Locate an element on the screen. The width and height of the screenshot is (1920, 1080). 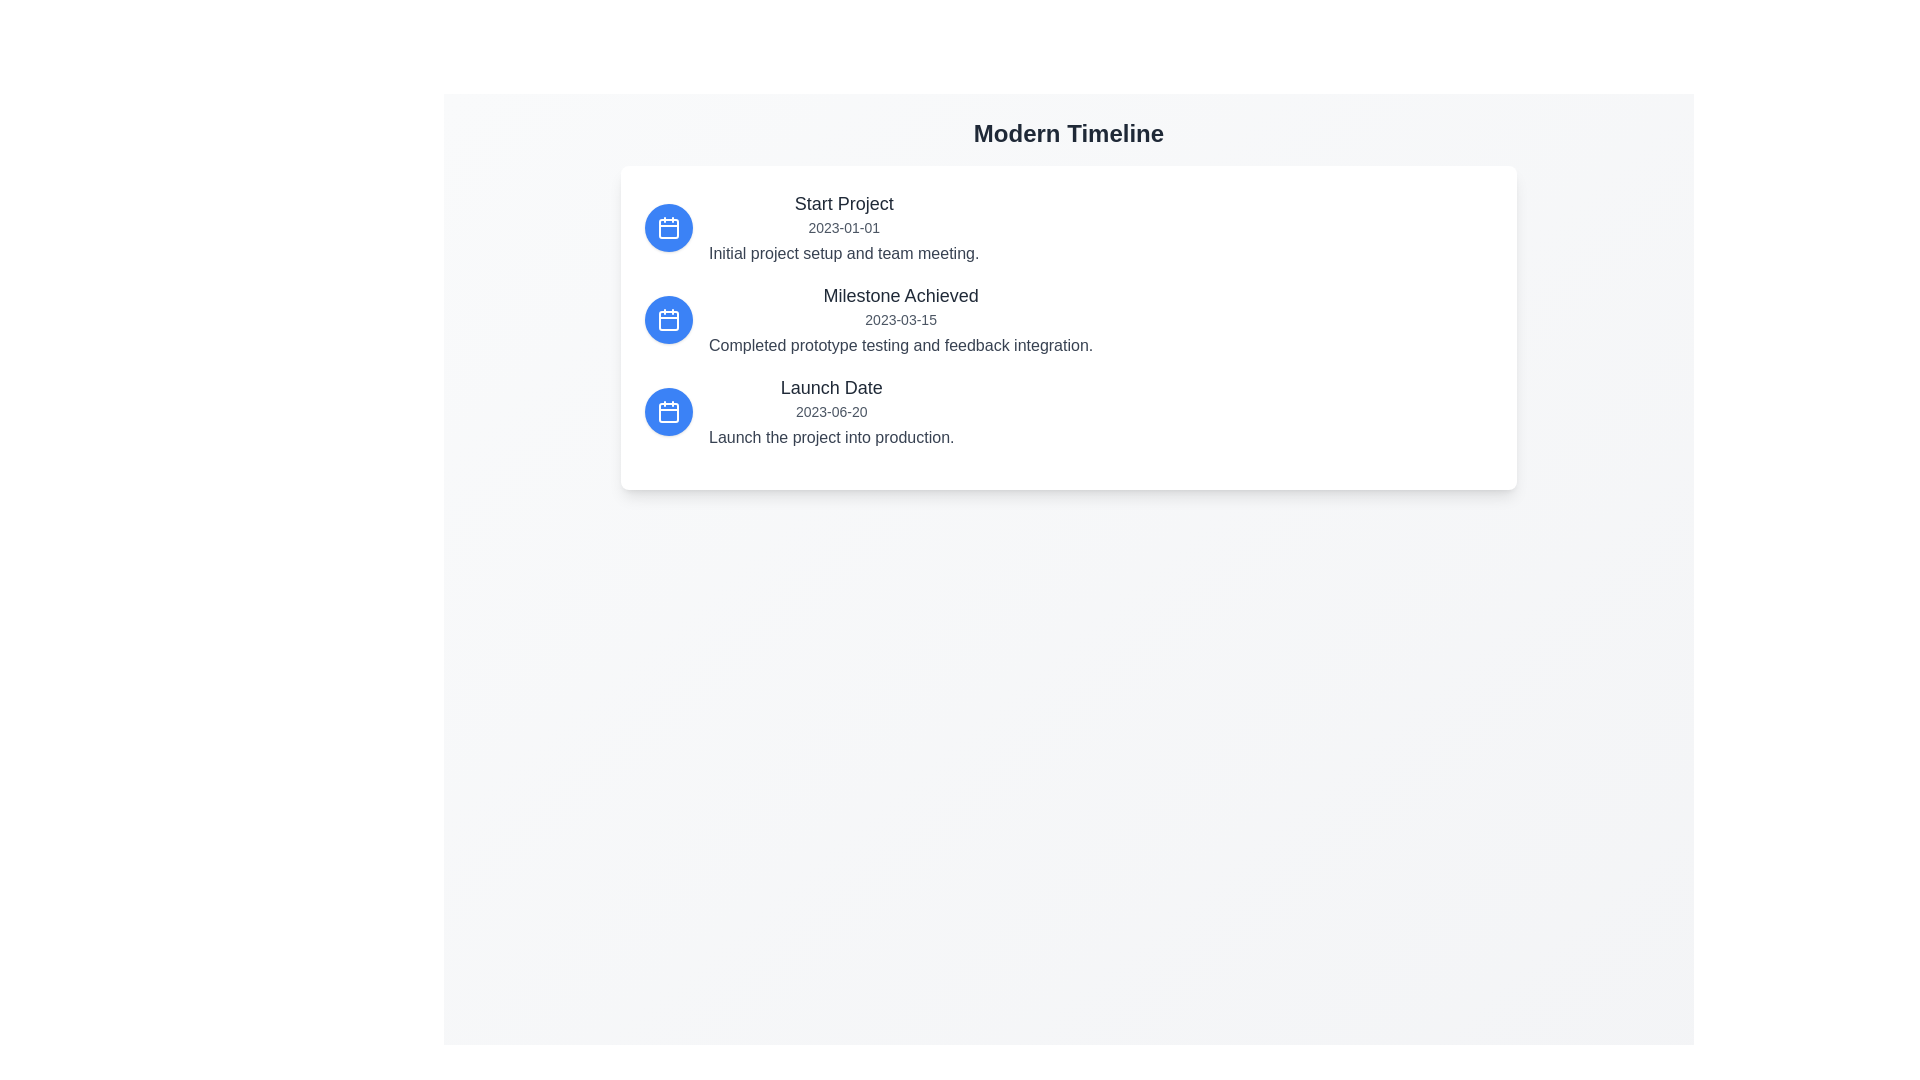
the Circular Icon Button representing 'Launch Date' for keyboard navigation, located beneath the second blue icon in the timeline interface is located at coordinates (668, 411).